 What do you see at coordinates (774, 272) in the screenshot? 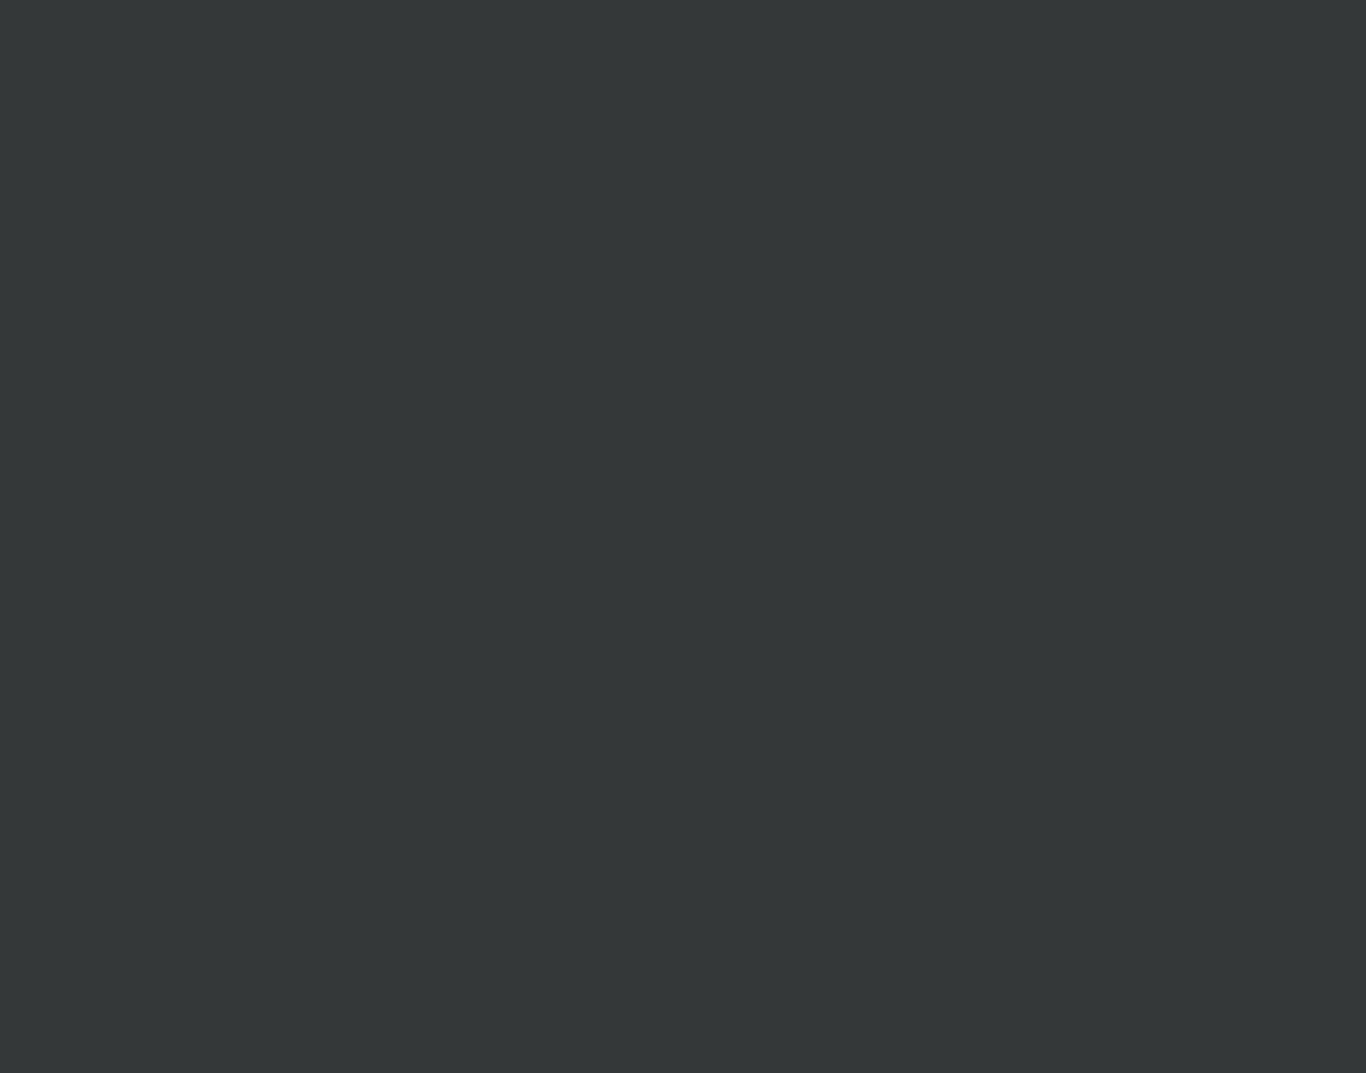
I see `'What else would help me match you with a book?'` at bounding box center [774, 272].